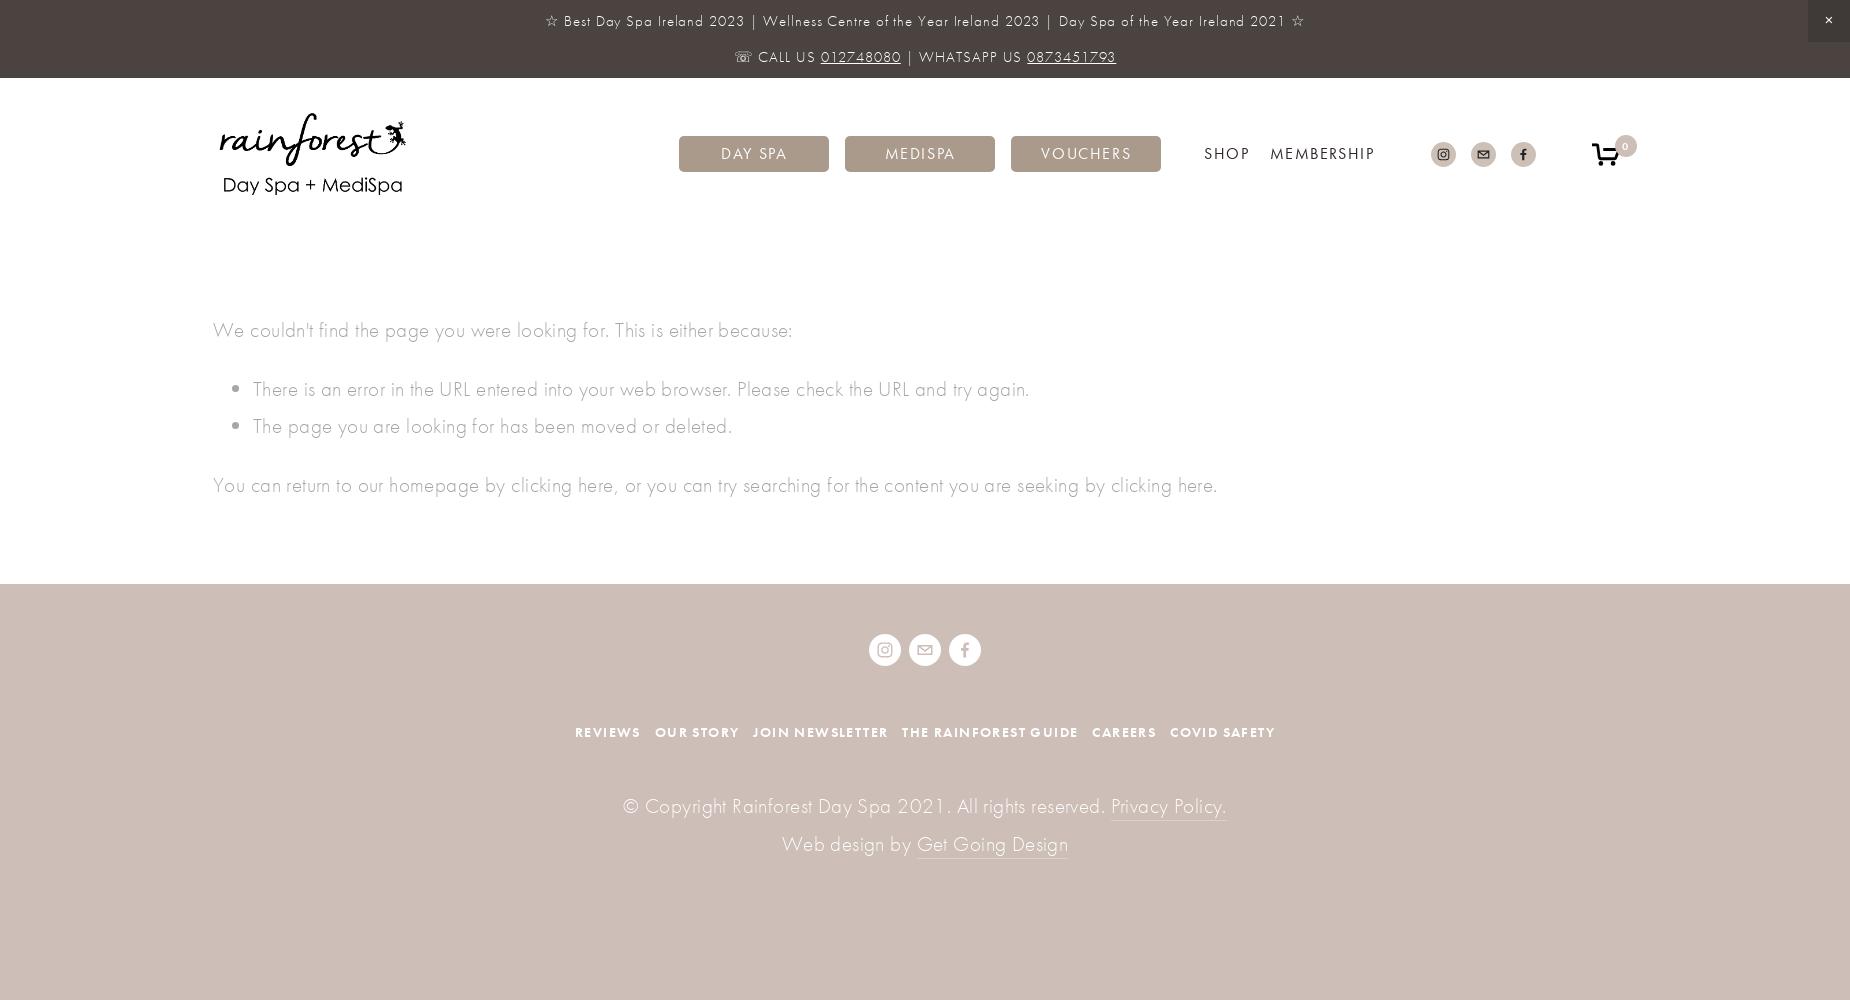  What do you see at coordinates (1167, 805) in the screenshot?
I see `'Privacy Policy.'` at bounding box center [1167, 805].